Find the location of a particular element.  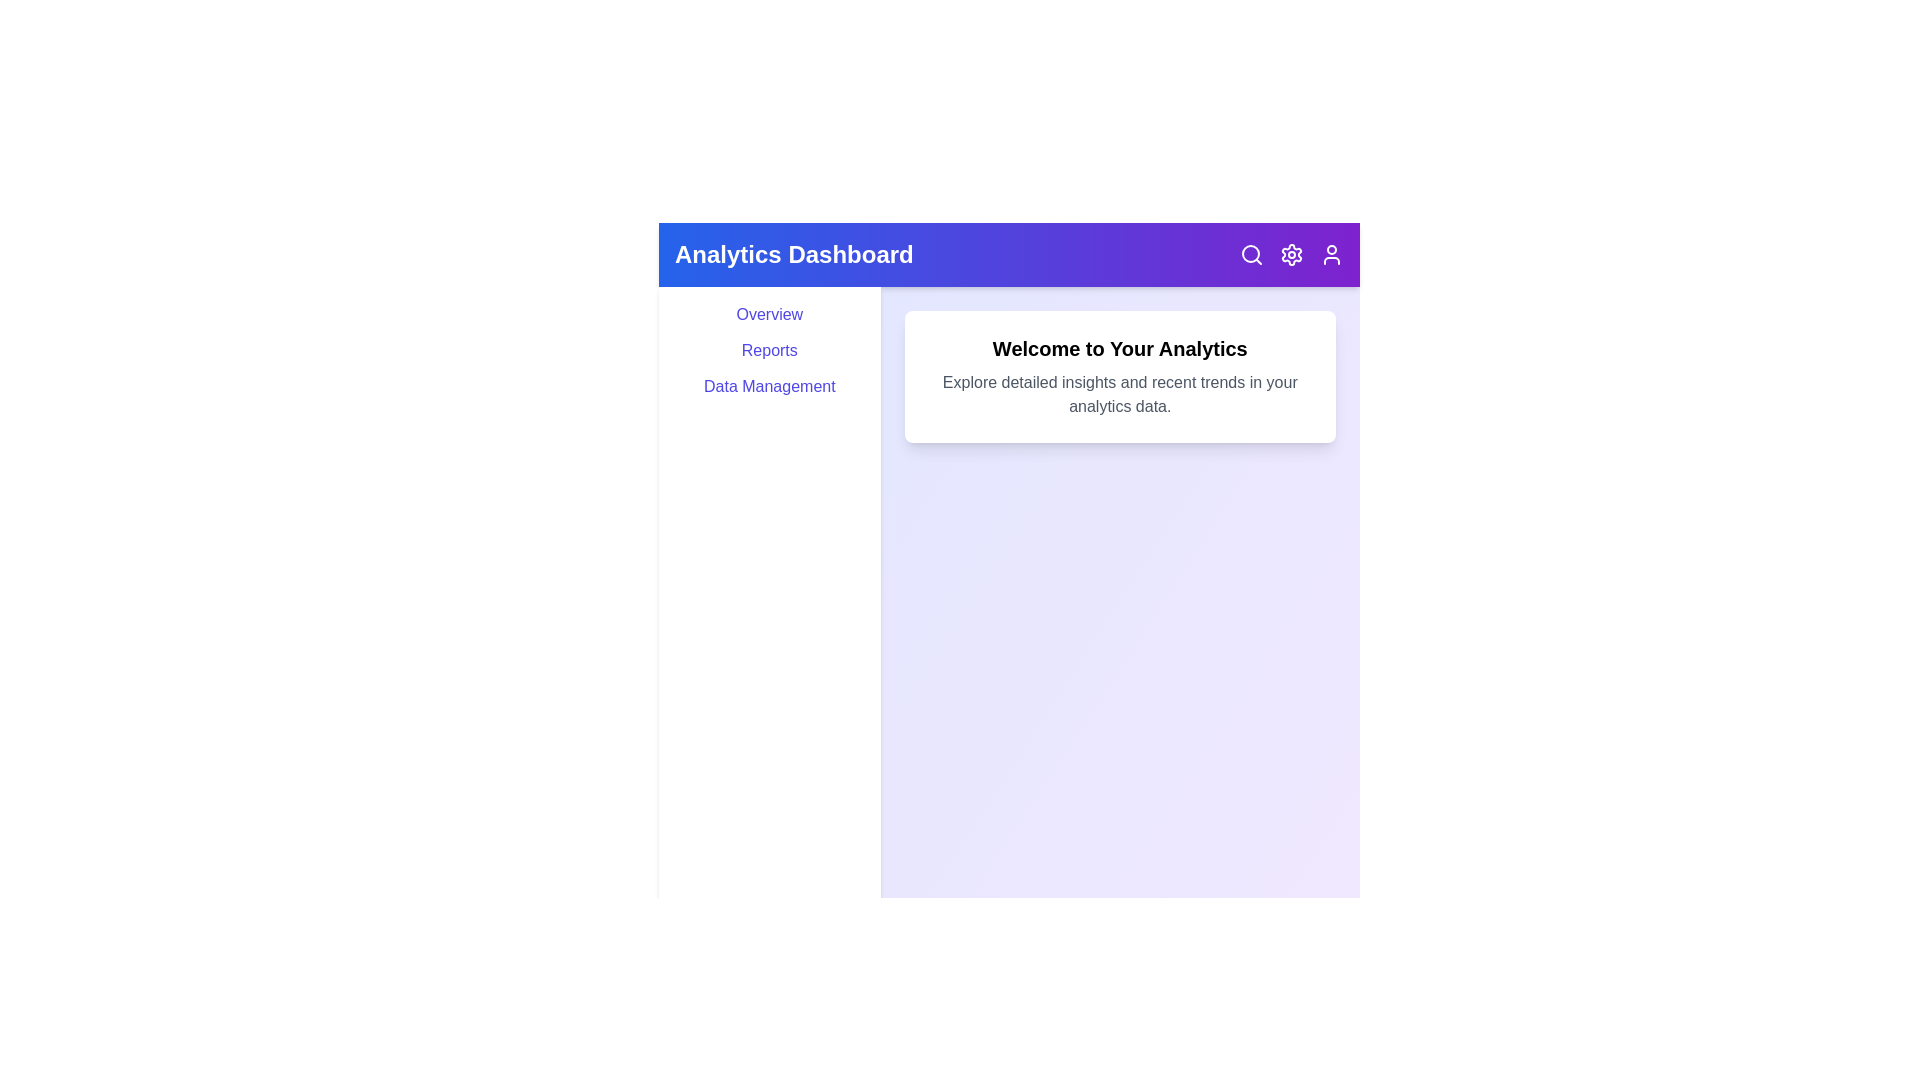

the 'Analytics Dashboard' title in the header is located at coordinates (792, 253).